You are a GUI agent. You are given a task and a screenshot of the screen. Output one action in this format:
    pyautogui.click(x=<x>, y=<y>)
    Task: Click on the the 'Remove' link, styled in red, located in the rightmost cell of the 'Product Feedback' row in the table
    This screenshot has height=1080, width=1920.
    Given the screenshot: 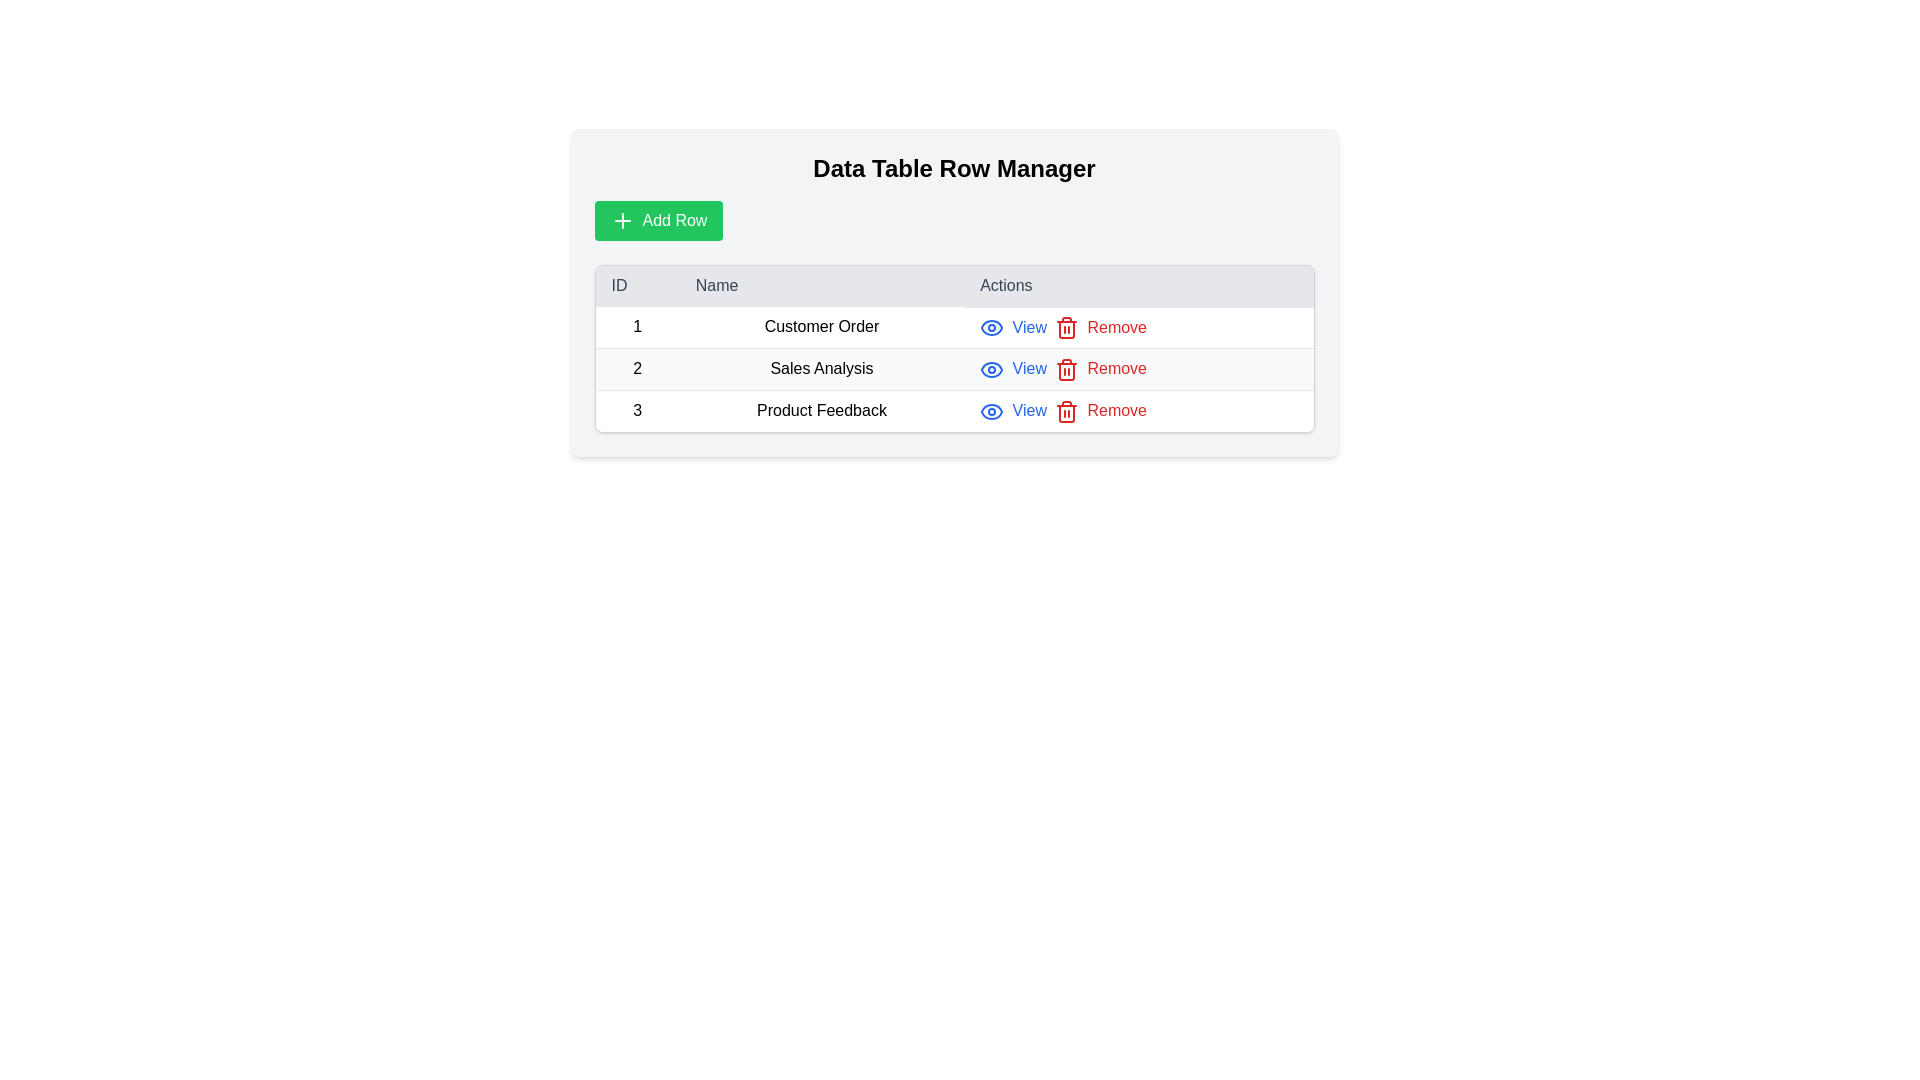 What is the action you would take?
    pyautogui.click(x=1138, y=409)
    